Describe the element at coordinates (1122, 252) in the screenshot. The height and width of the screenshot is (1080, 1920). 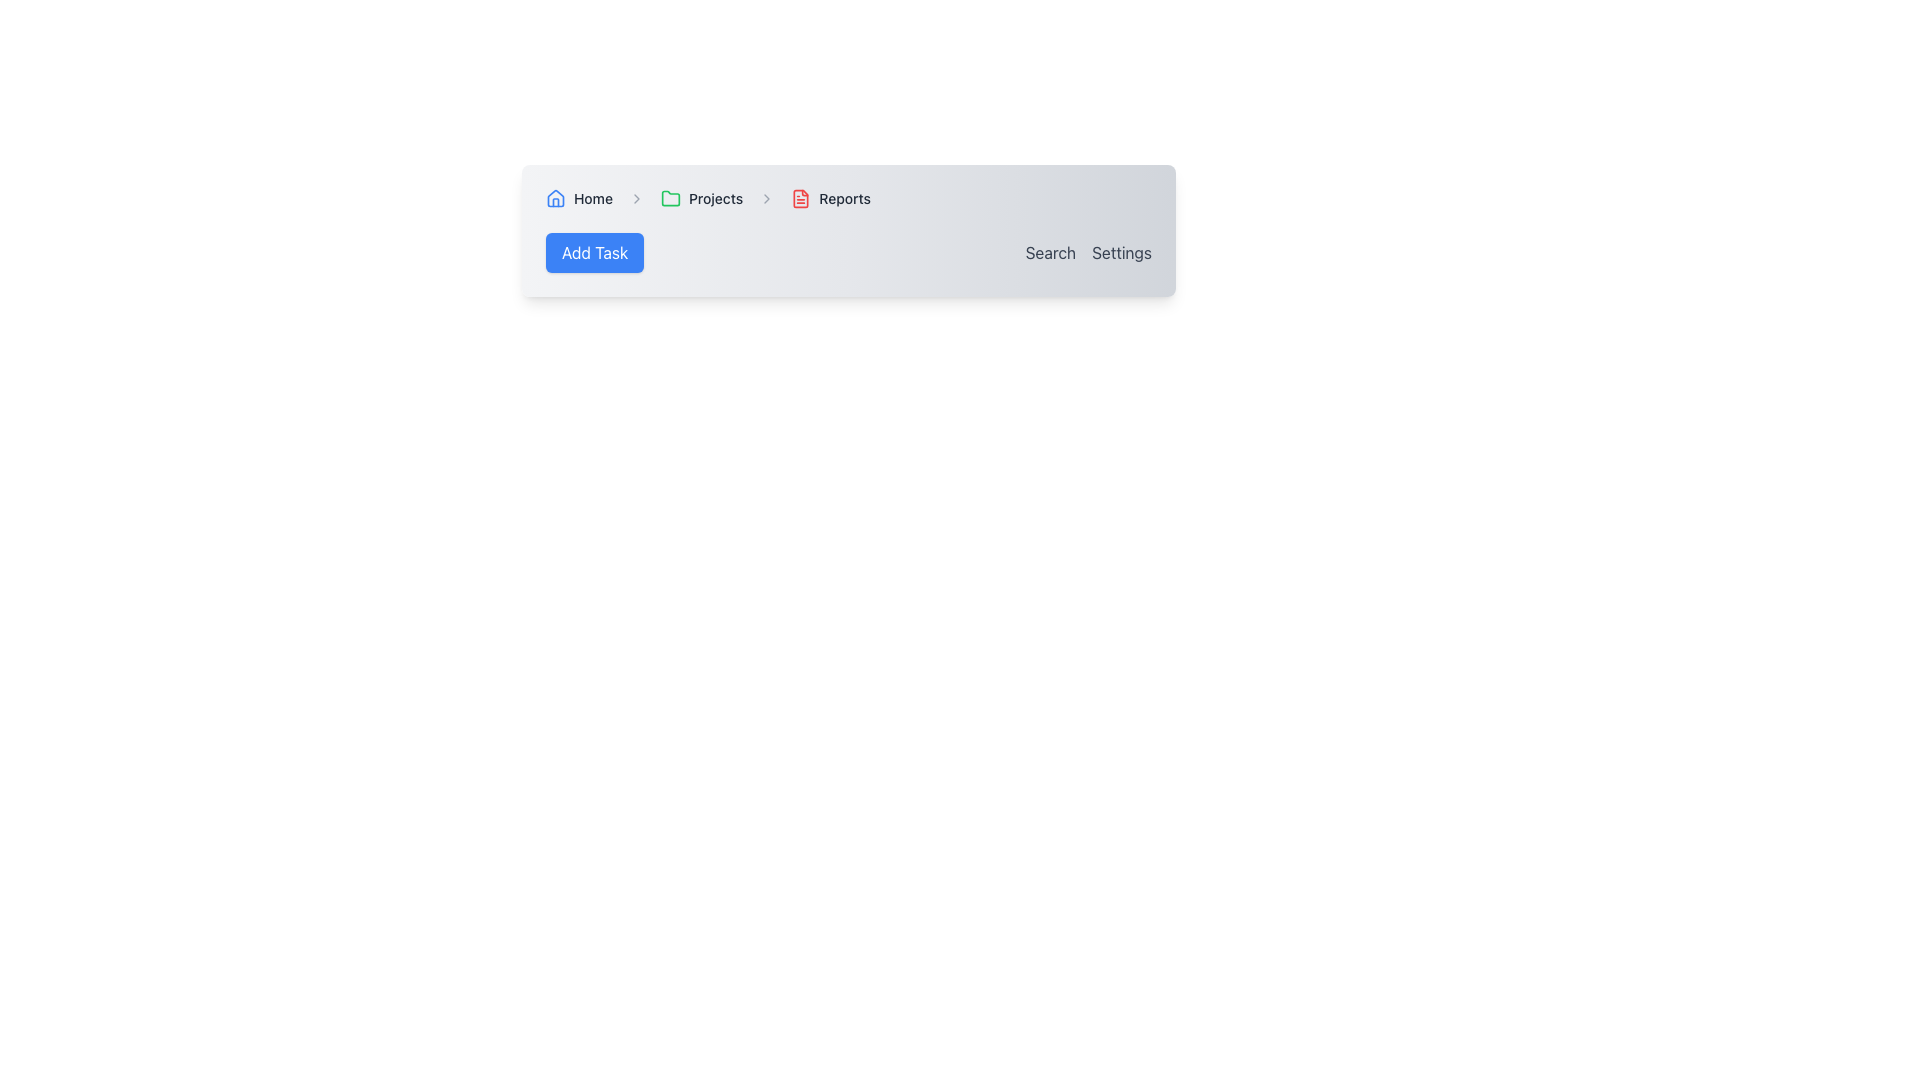
I see `the 'Settings' text label located at the far-right next to the 'Search' item` at that location.